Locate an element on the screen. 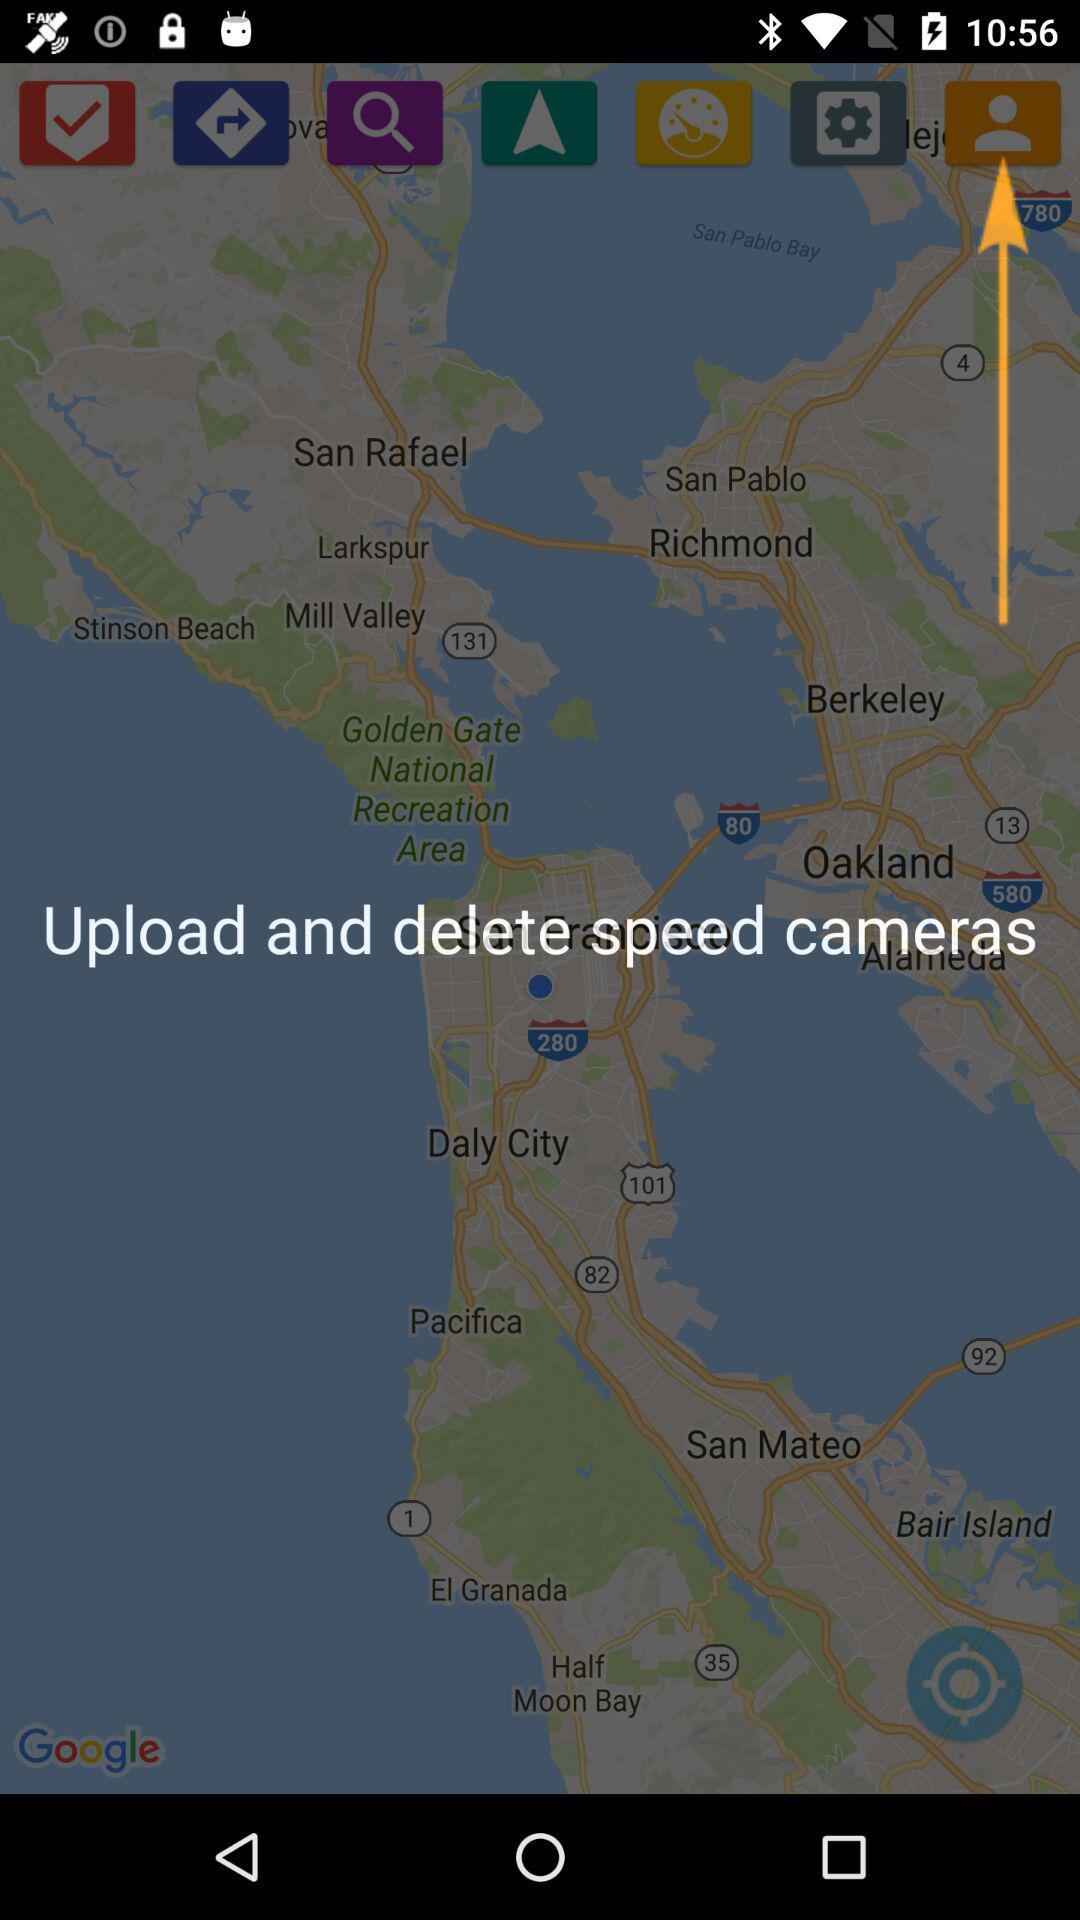 The width and height of the screenshot is (1080, 1920). set location is located at coordinates (963, 1693).